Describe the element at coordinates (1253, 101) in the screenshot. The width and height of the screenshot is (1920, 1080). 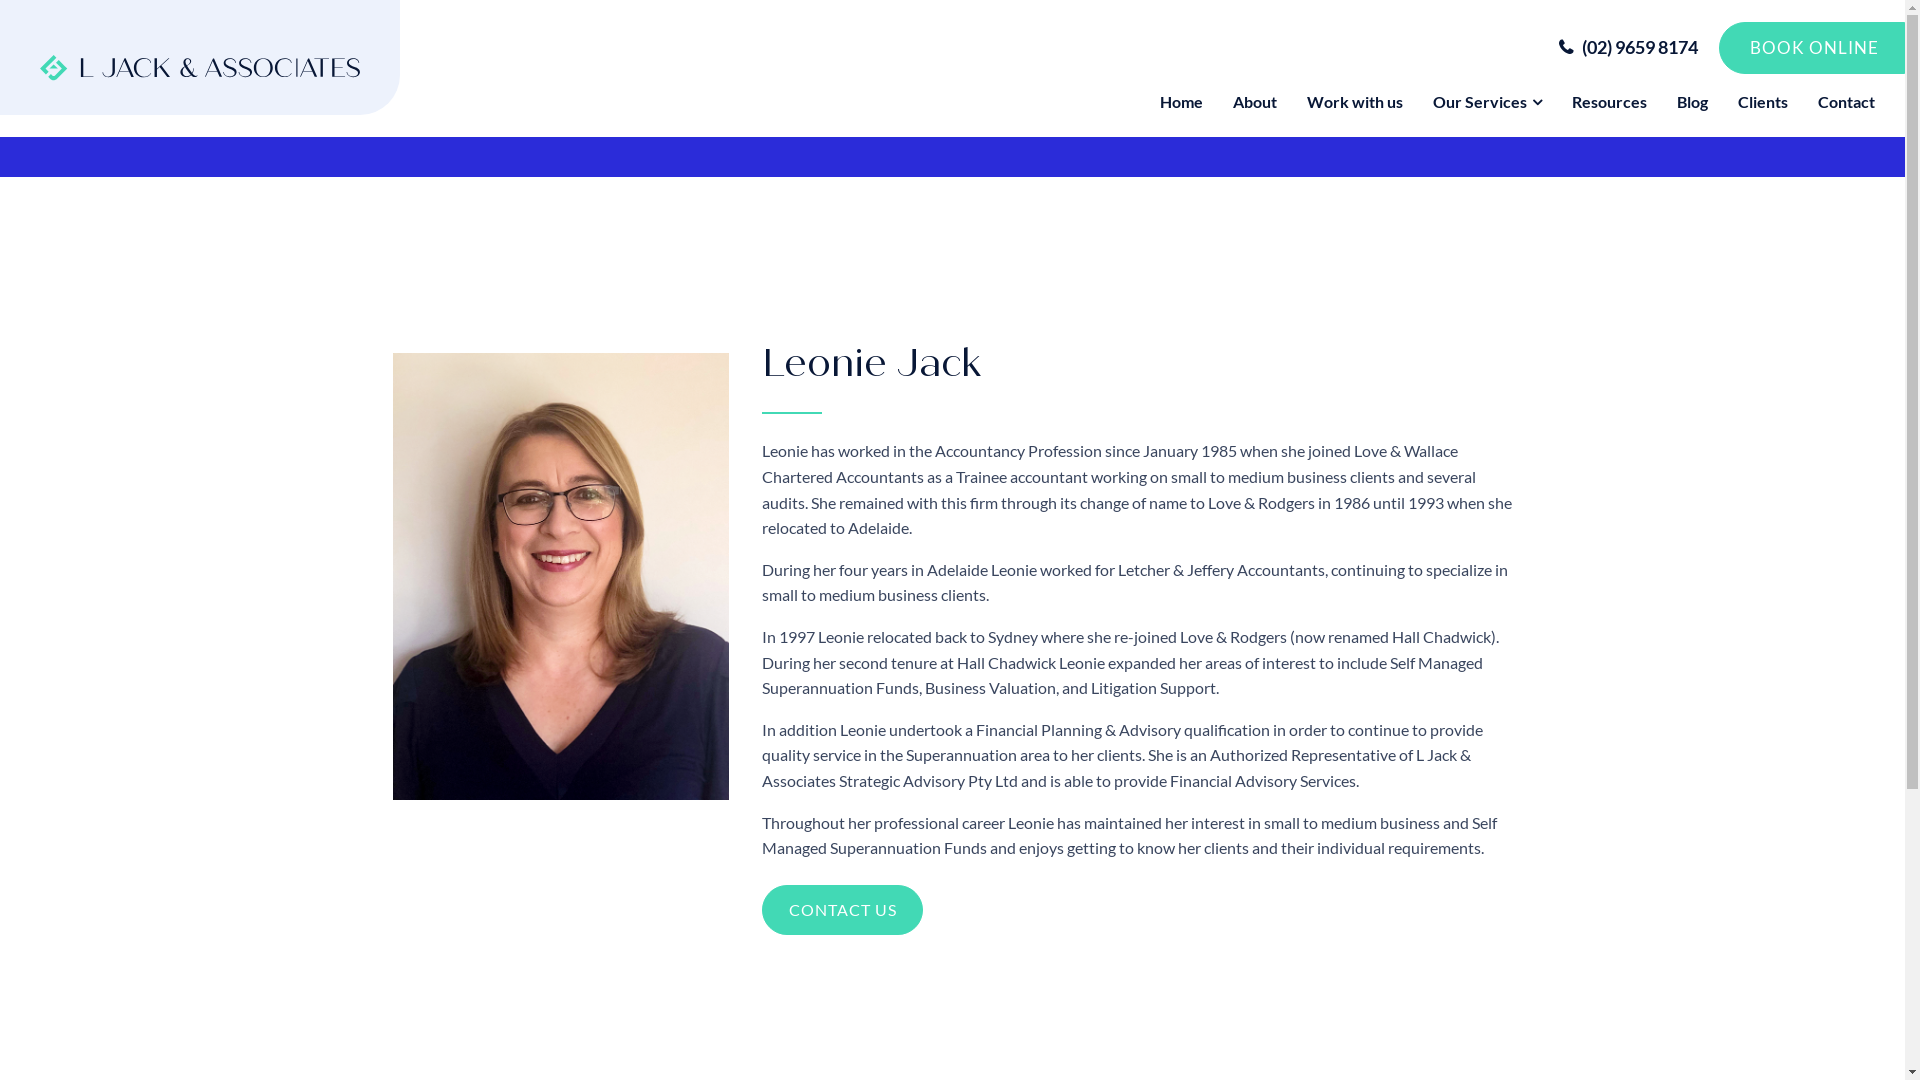
I see `'About'` at that location.